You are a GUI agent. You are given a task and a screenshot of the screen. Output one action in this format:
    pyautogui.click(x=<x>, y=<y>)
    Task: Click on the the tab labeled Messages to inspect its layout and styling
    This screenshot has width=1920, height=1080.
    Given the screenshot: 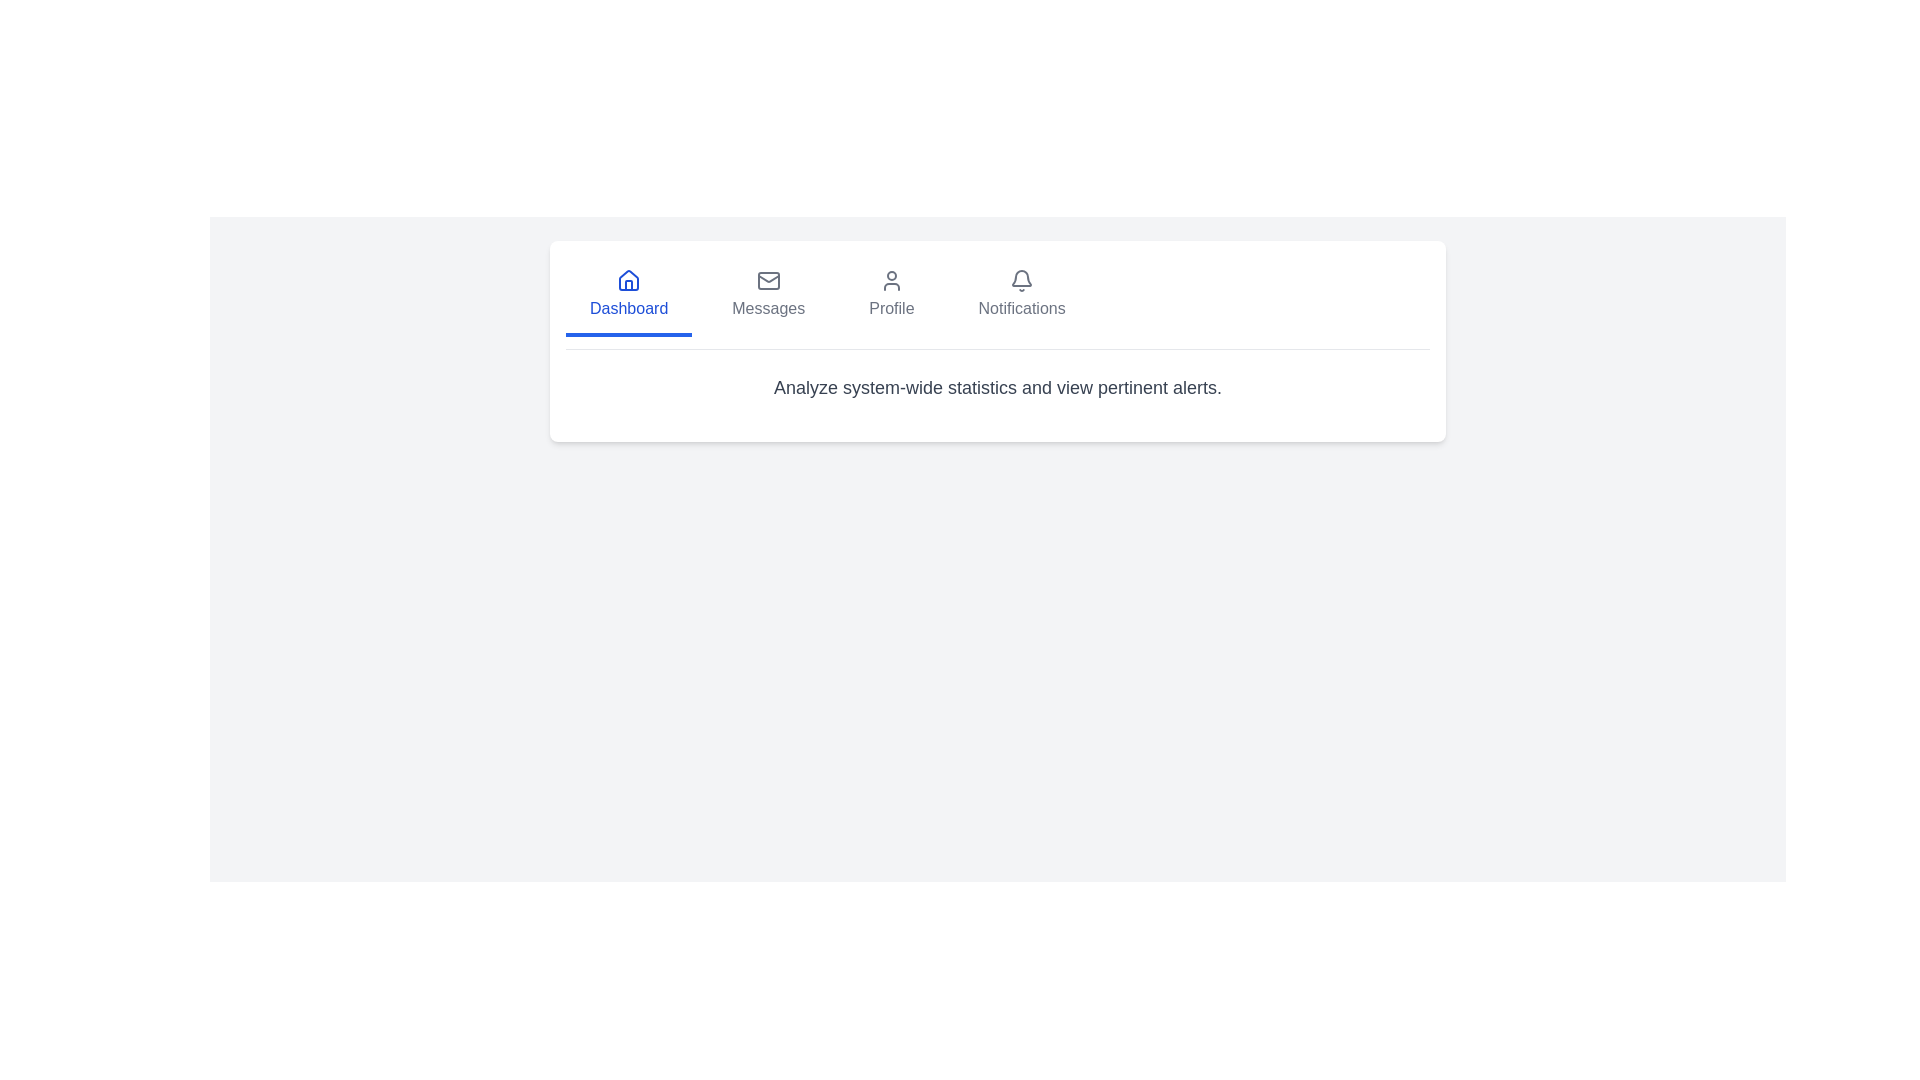 What is the action you would take?
    pyautogui.click(x=767, y=297)
    